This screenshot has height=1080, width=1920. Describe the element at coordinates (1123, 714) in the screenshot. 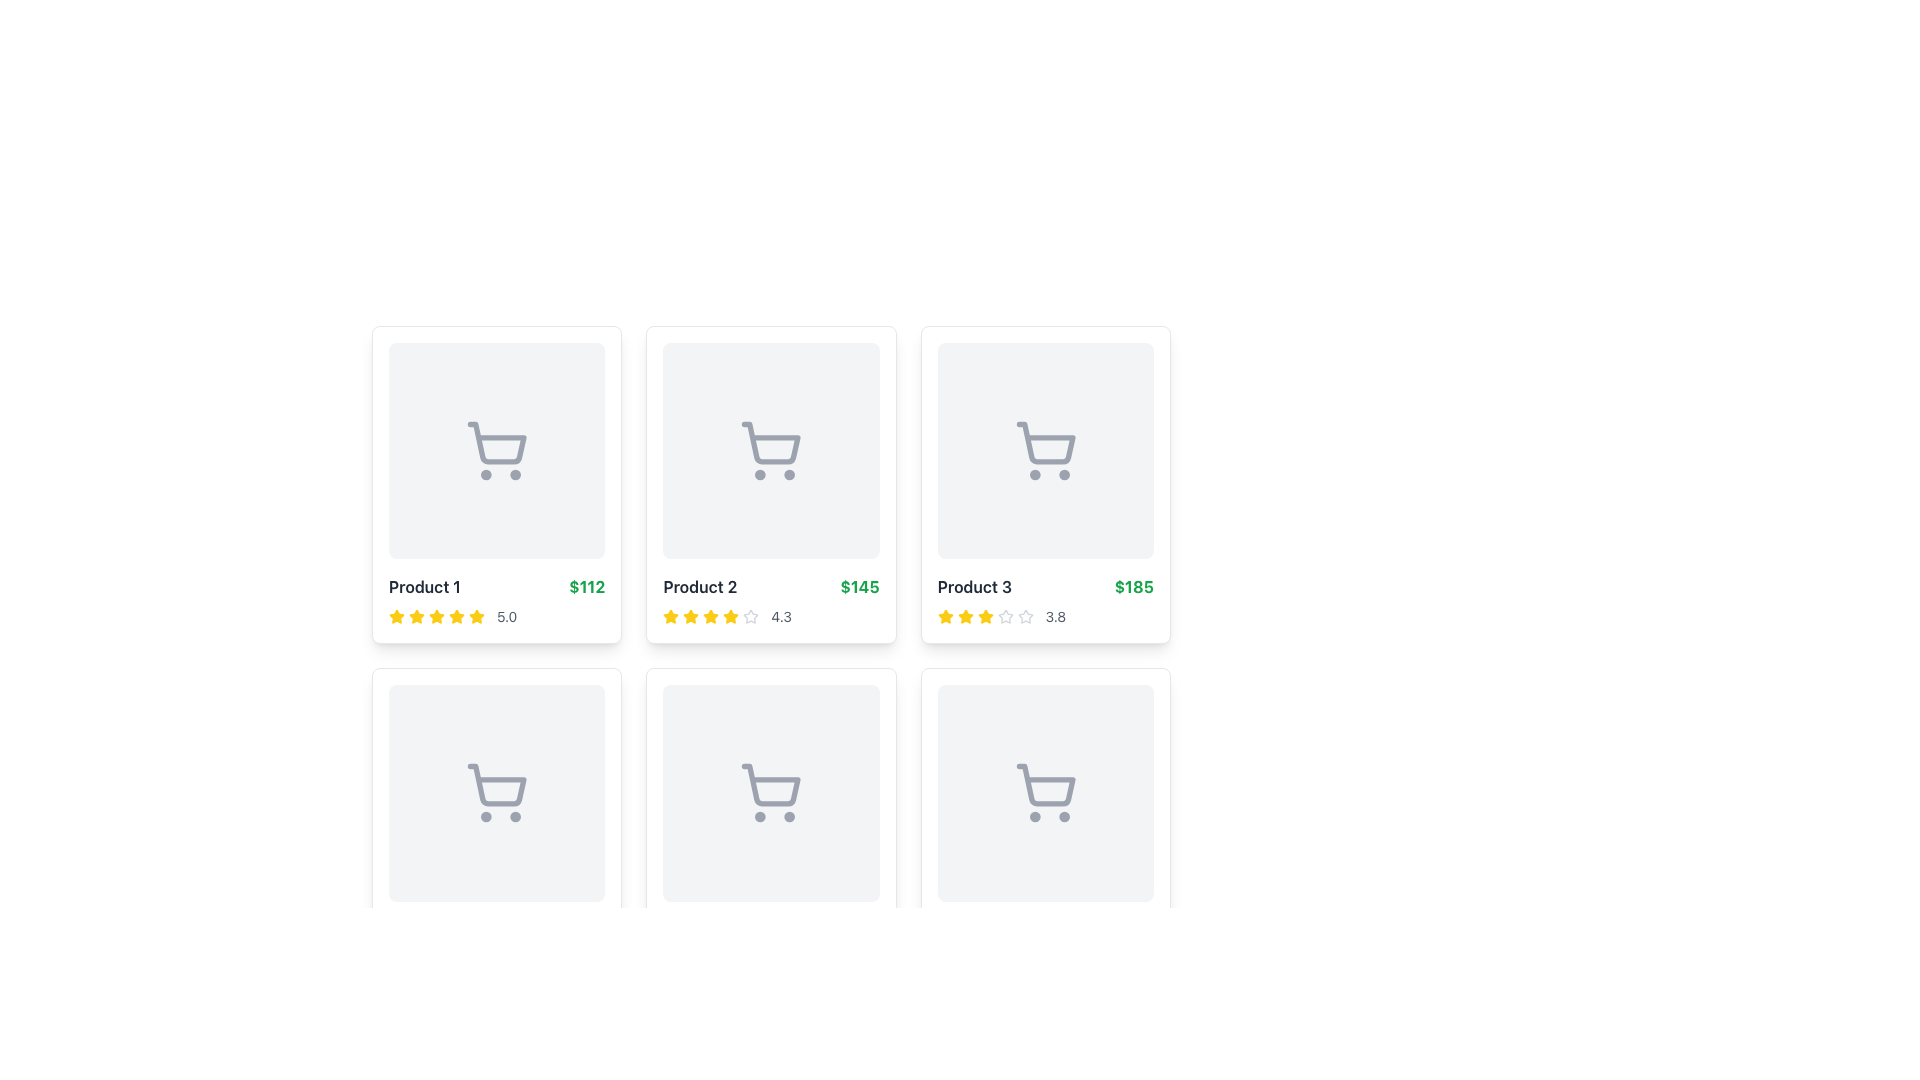

I see `the 'like' button located in the top-right corner of the last product card in the second row of the grid layout, which allows users to toggle the product's favorite status` at that location.